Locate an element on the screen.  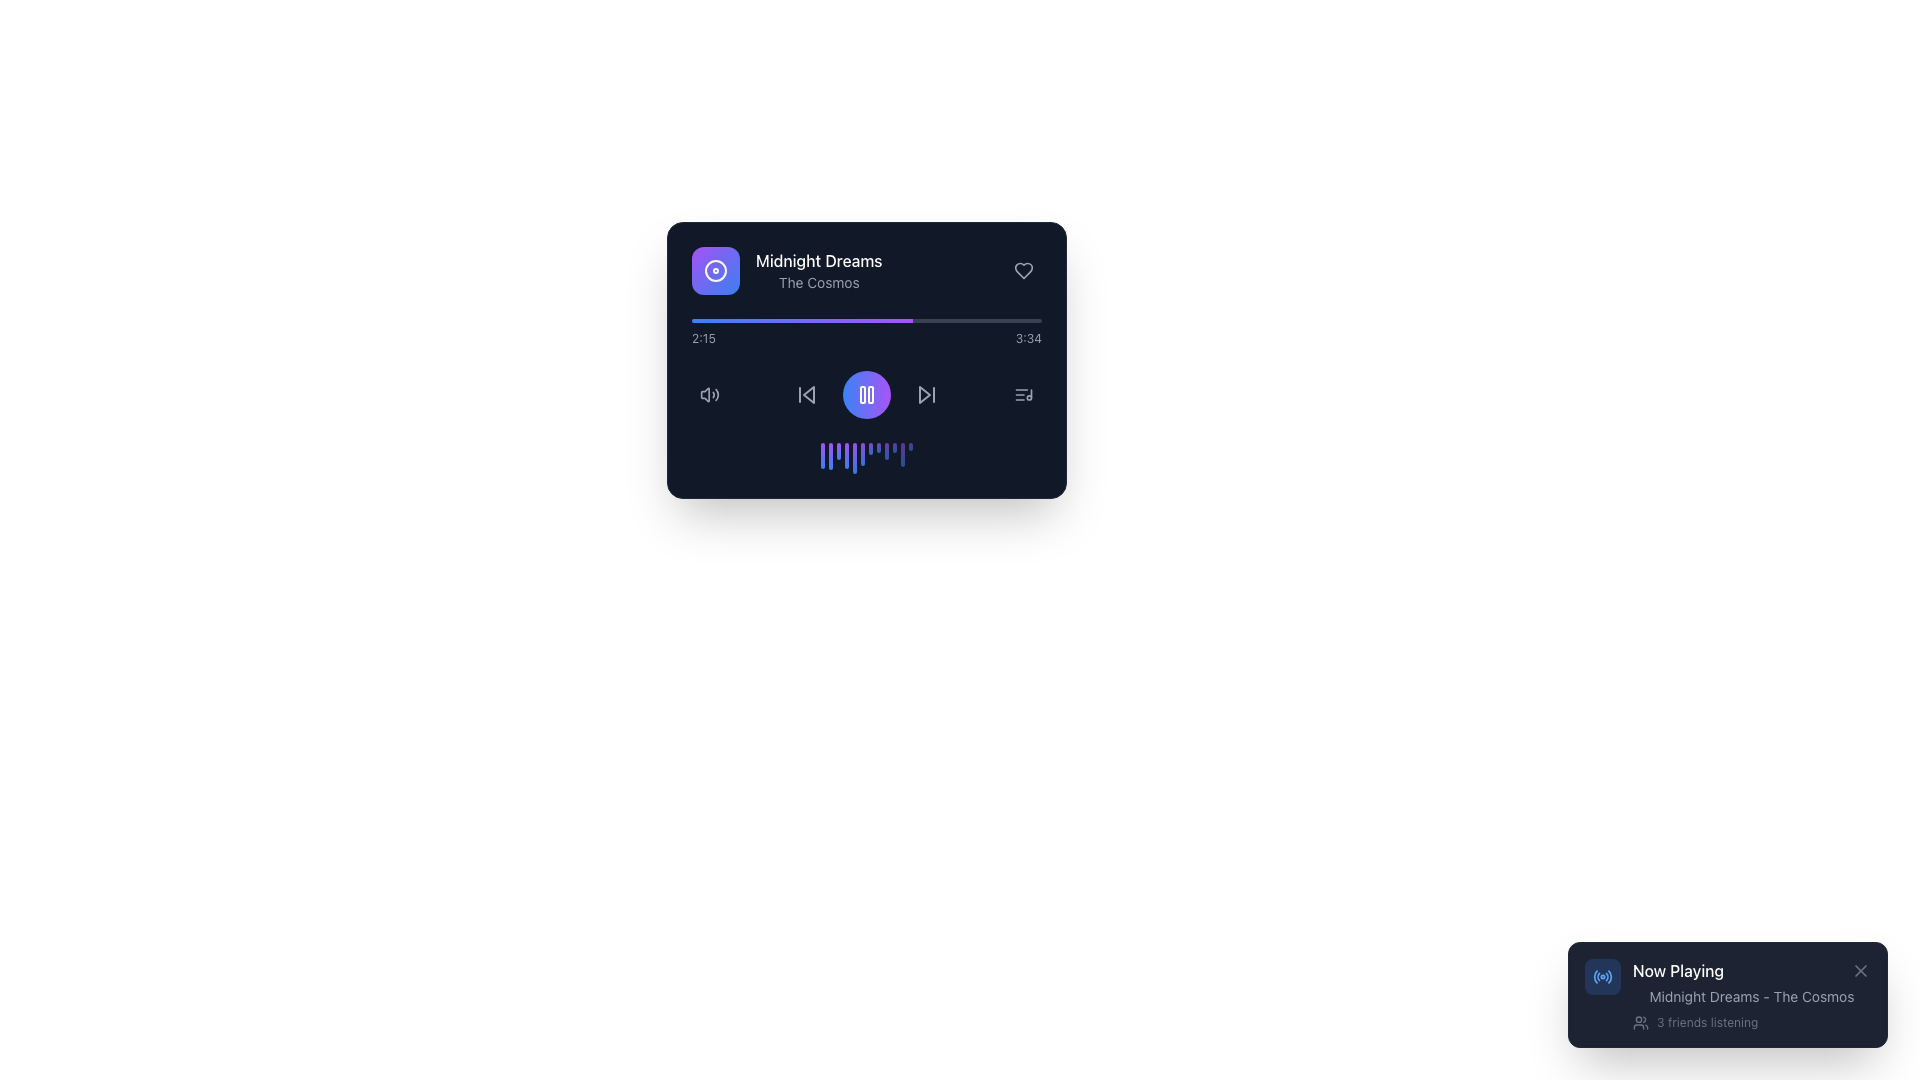
the button located in the bottom right corner of the music player interface is located at coordinates (1023, 394).